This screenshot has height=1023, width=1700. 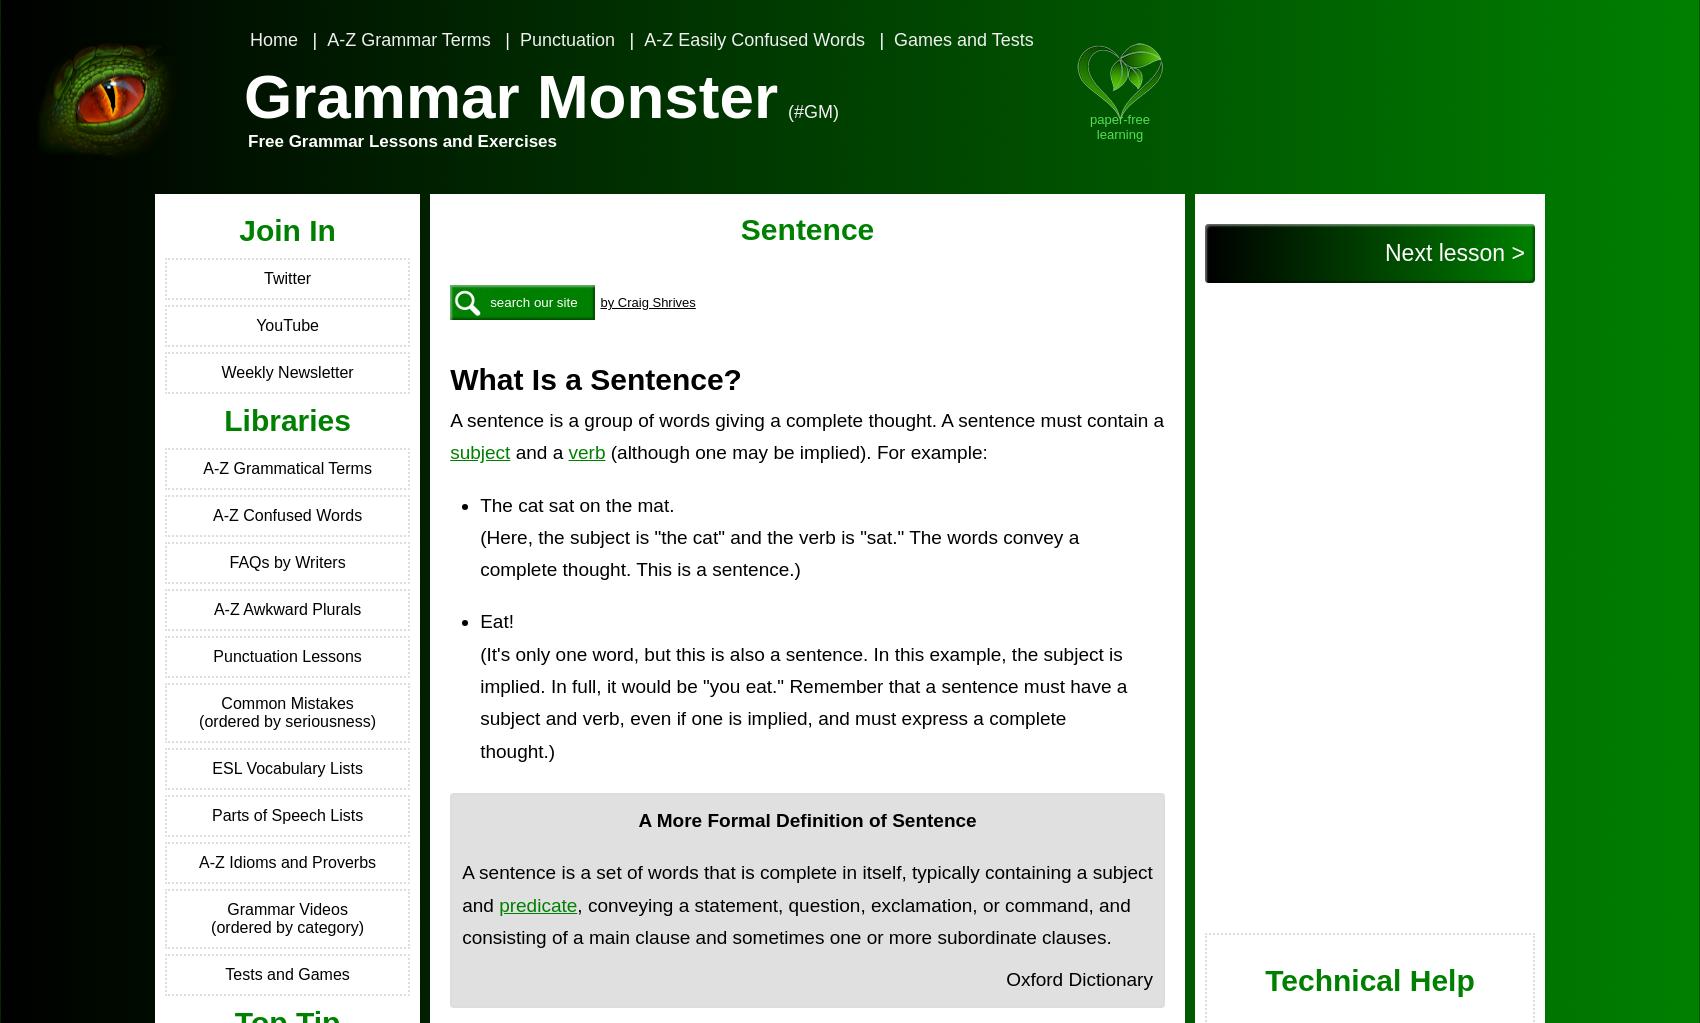 I want to click on 'Join In', so click(x=286, y=229).